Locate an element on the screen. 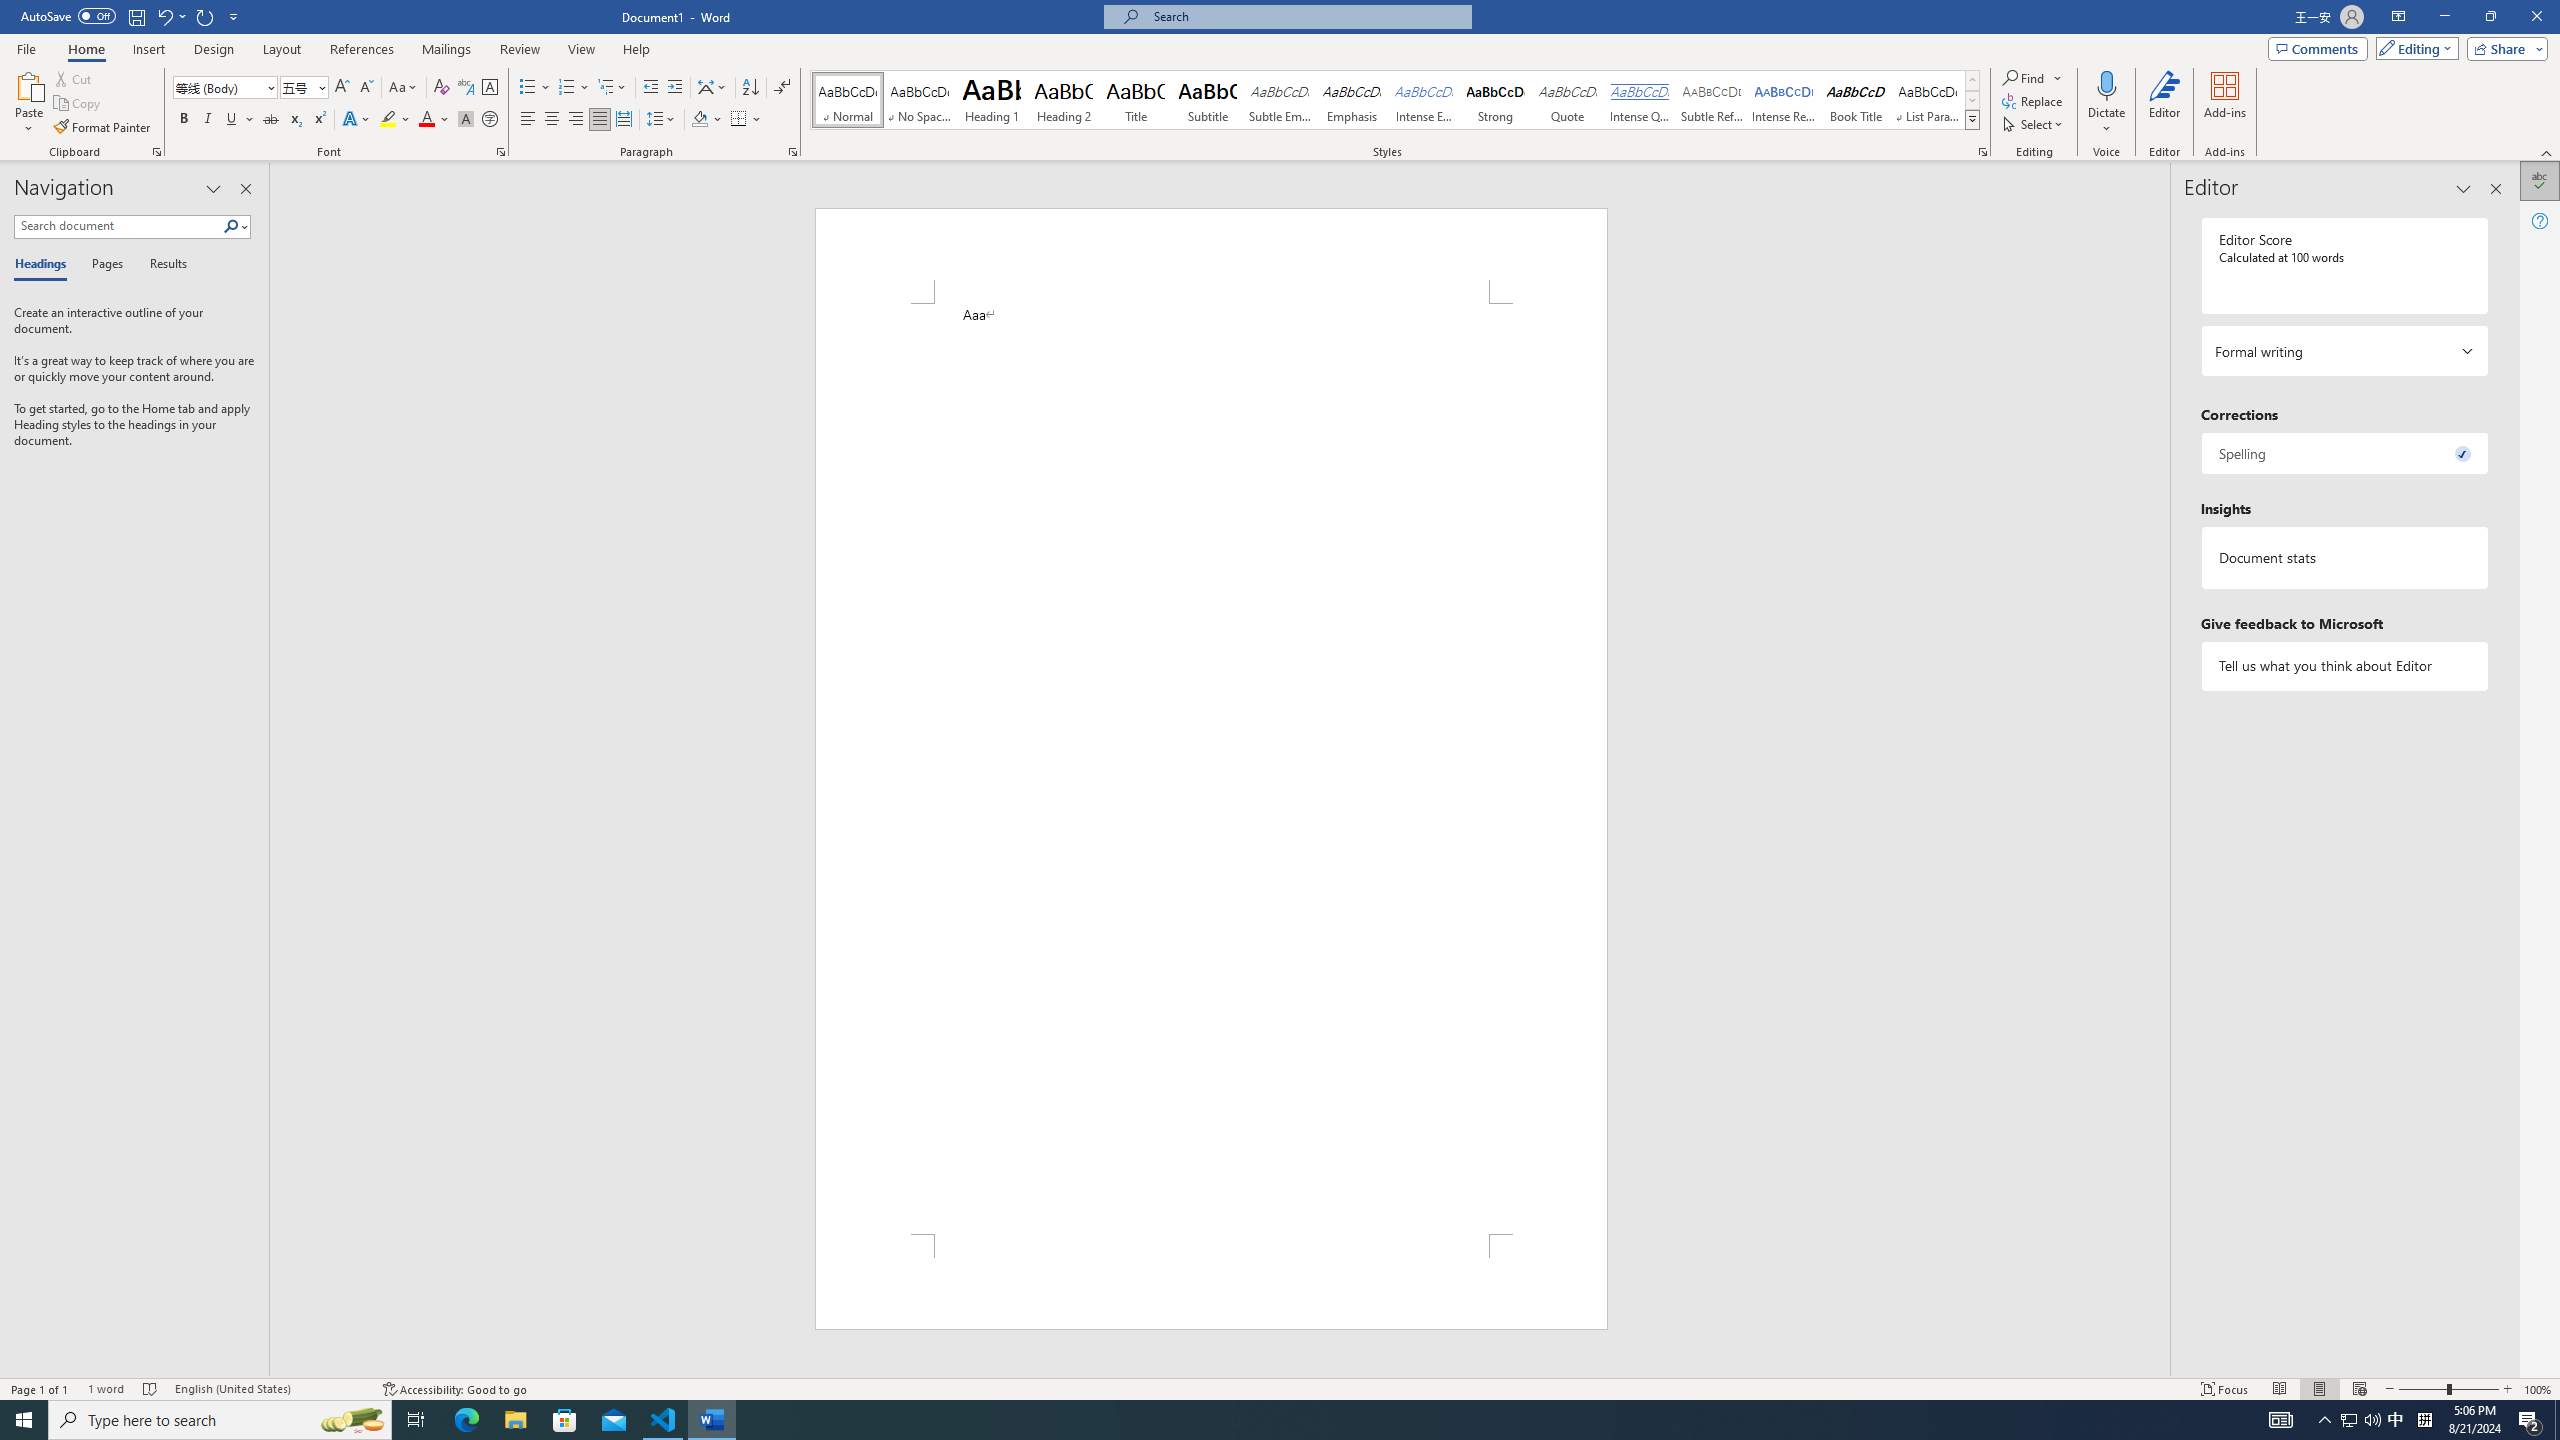 Image resolution: width=2560 pixels, height=1440 pixels. 'Spelling, 0 issues. Press space or enter to review items.' is located at coordinates (2343, 452).